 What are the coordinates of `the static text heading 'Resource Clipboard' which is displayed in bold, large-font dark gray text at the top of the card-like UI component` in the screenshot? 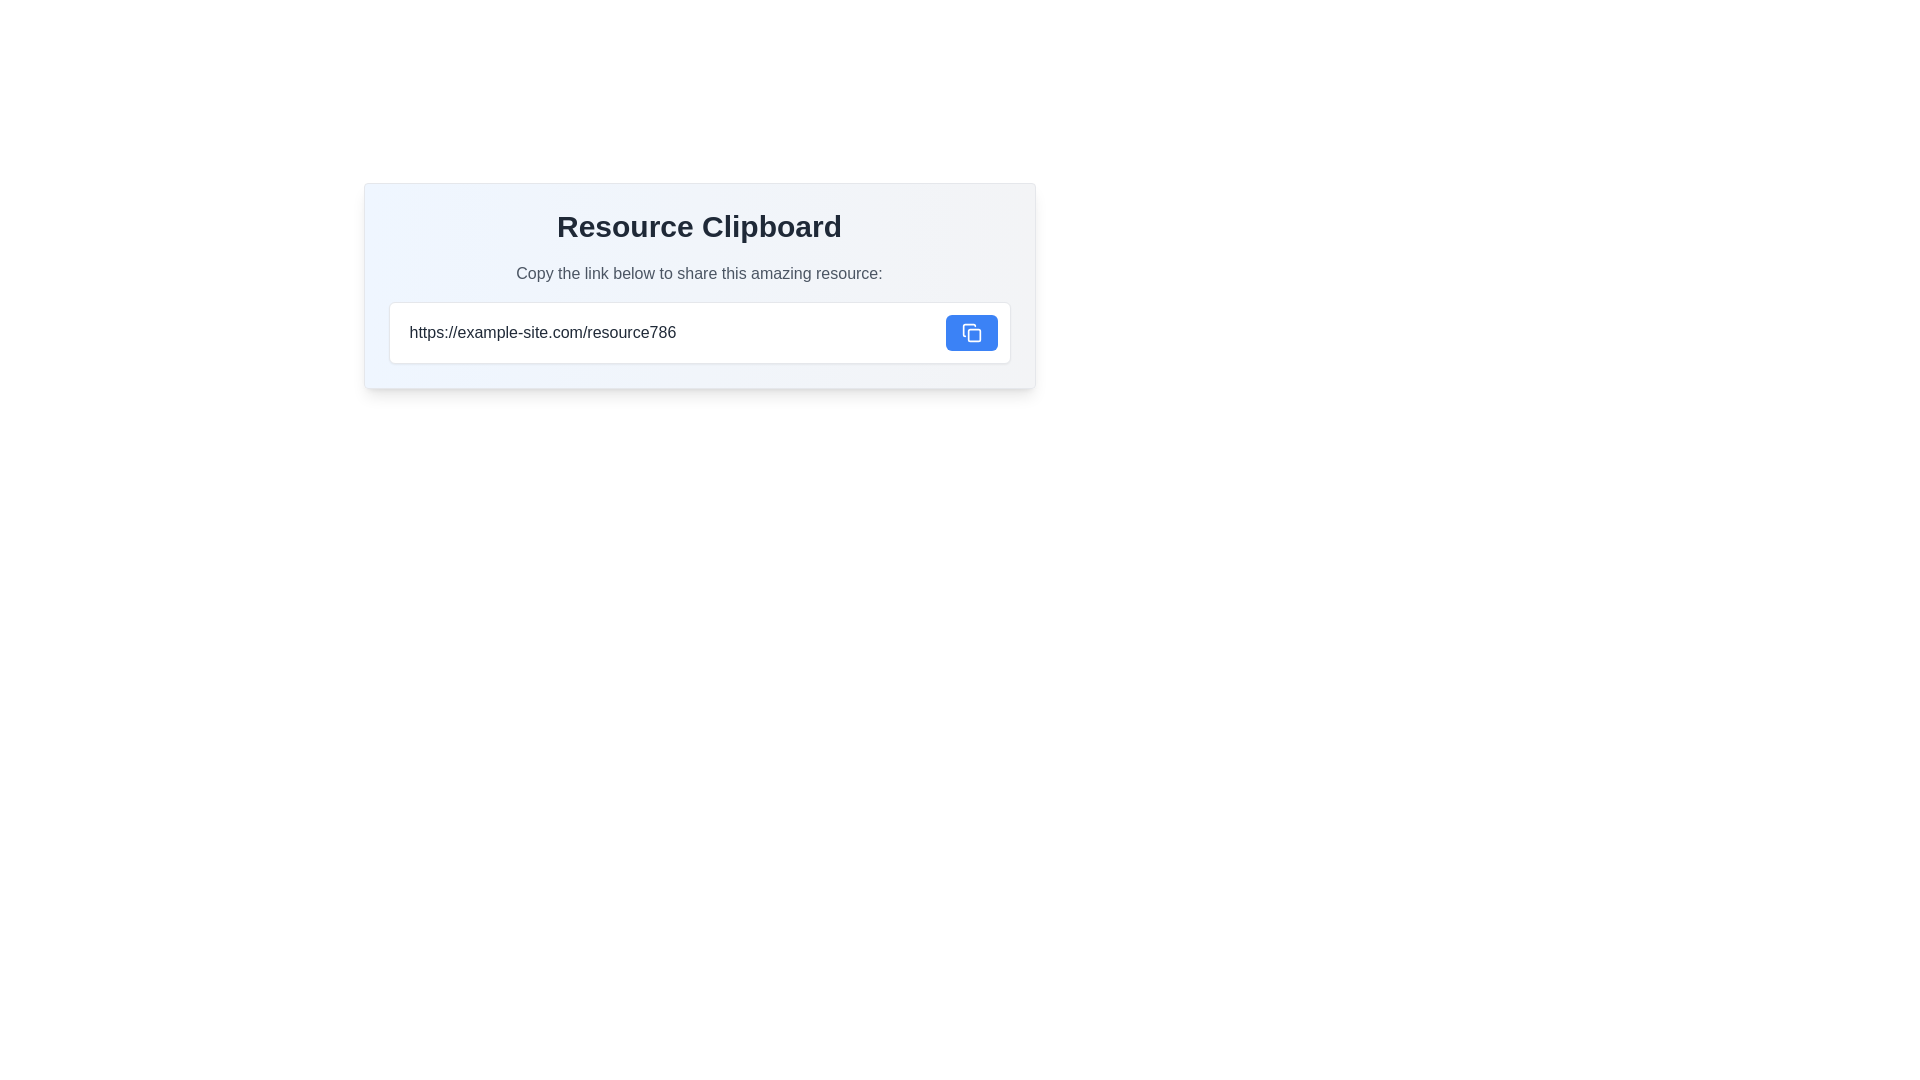 It's located at (699, 225).